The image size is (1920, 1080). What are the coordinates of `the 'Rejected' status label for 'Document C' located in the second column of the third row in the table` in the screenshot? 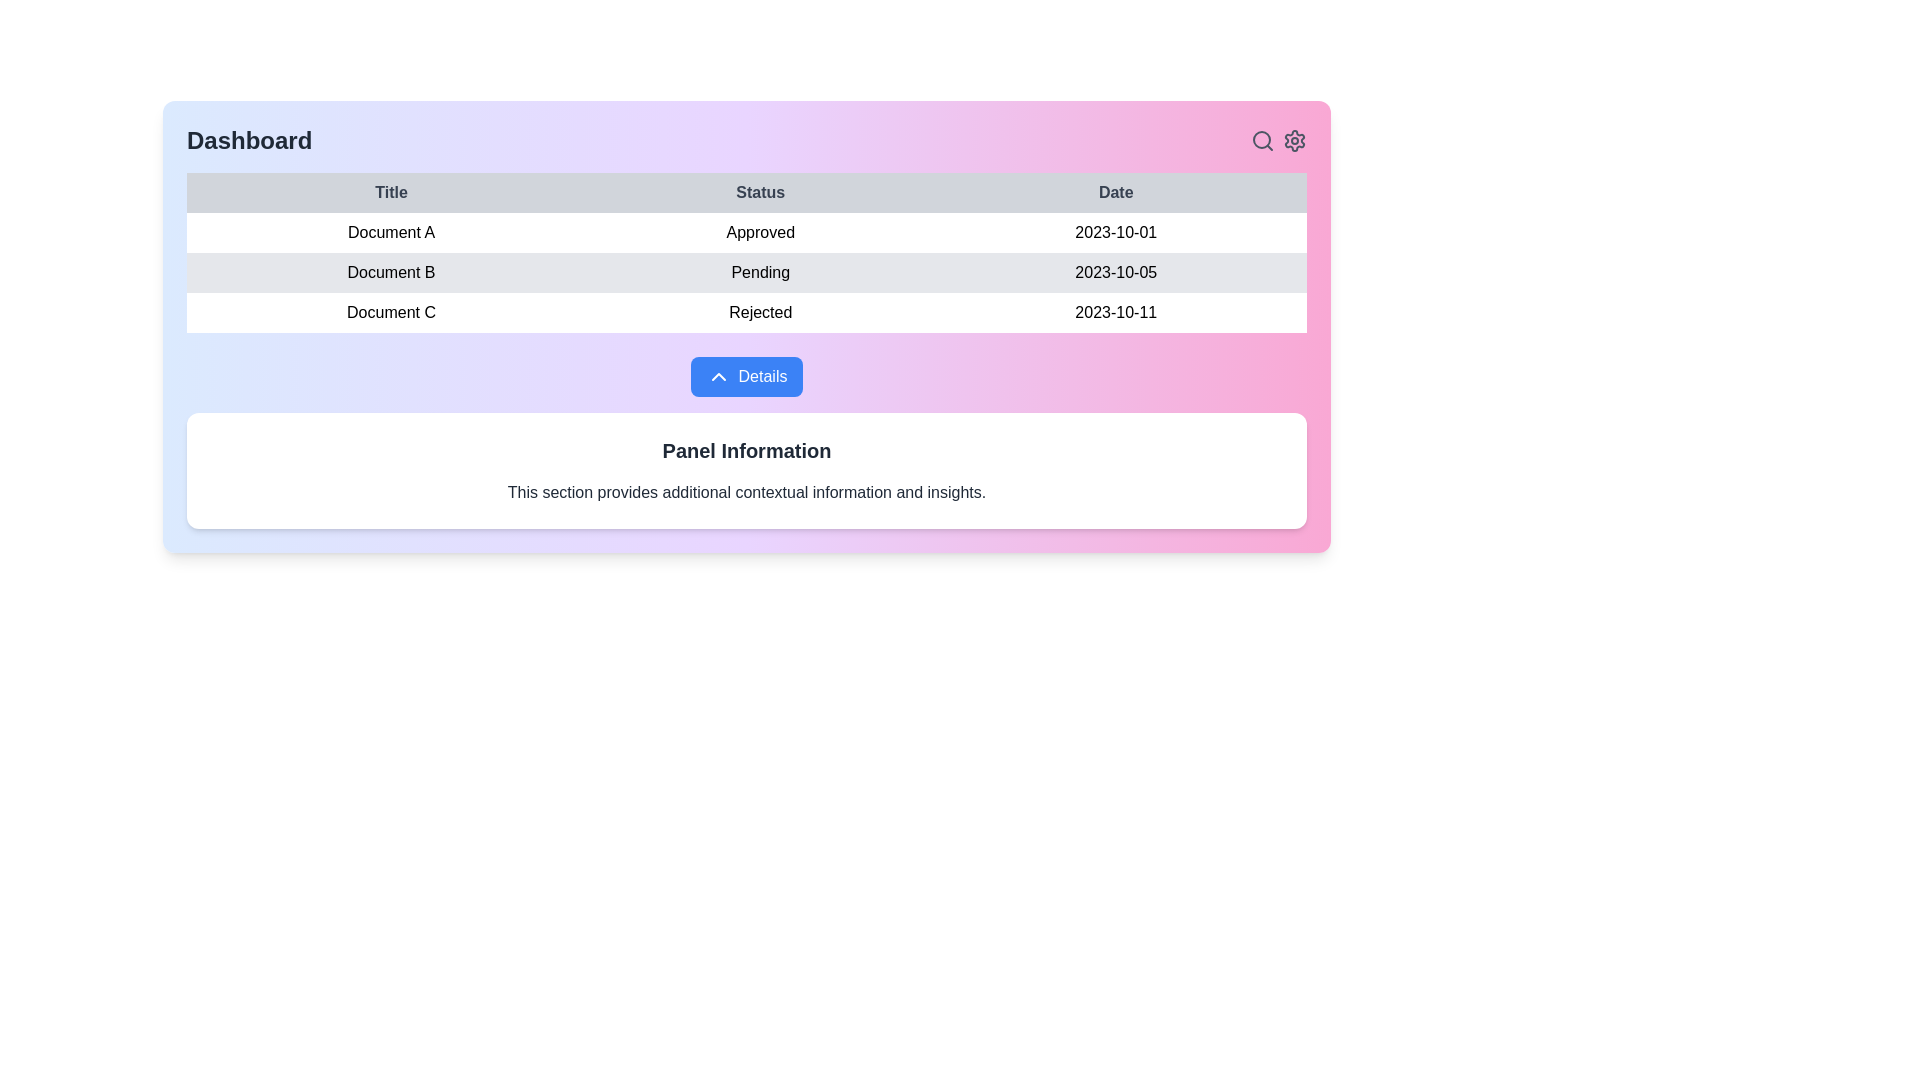 It's located at (759, 312).